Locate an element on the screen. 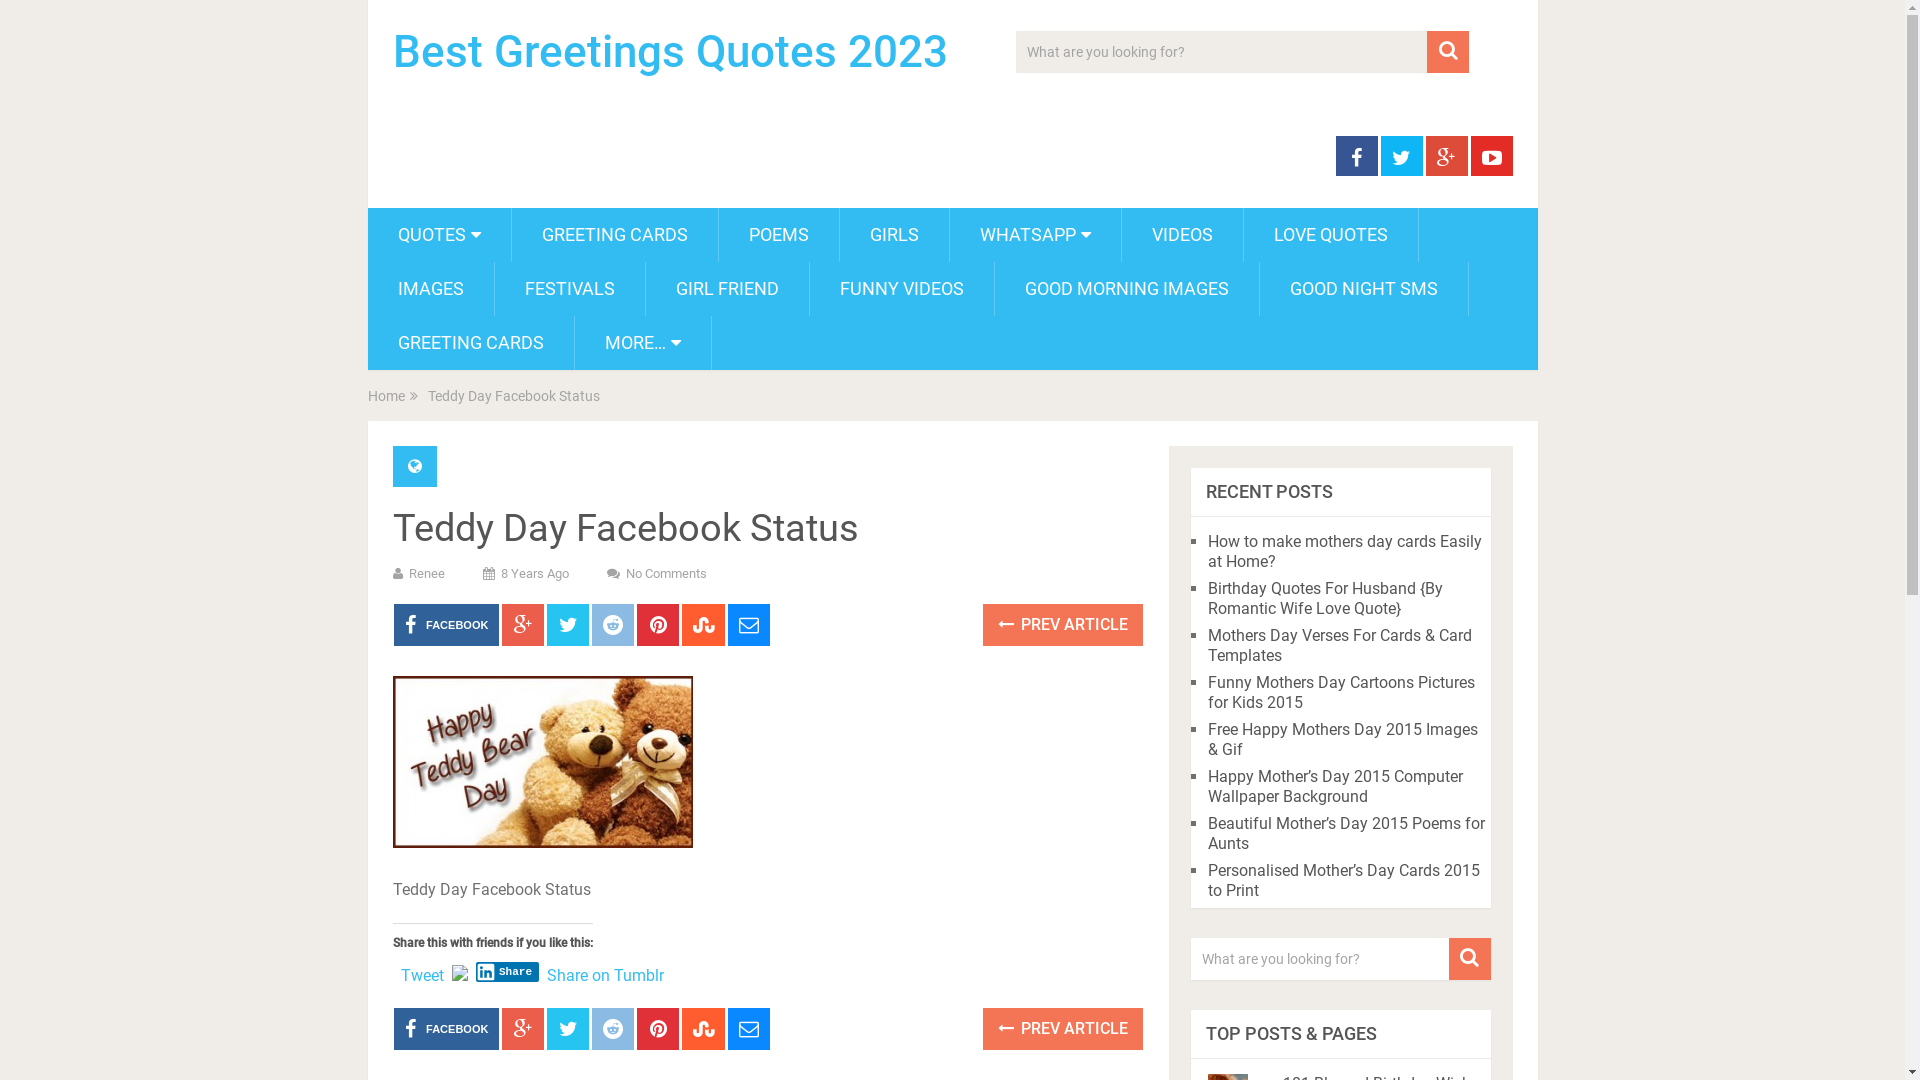  'How to make mothers day cards Easily at Home?' is located at coordinates (1344, 551).